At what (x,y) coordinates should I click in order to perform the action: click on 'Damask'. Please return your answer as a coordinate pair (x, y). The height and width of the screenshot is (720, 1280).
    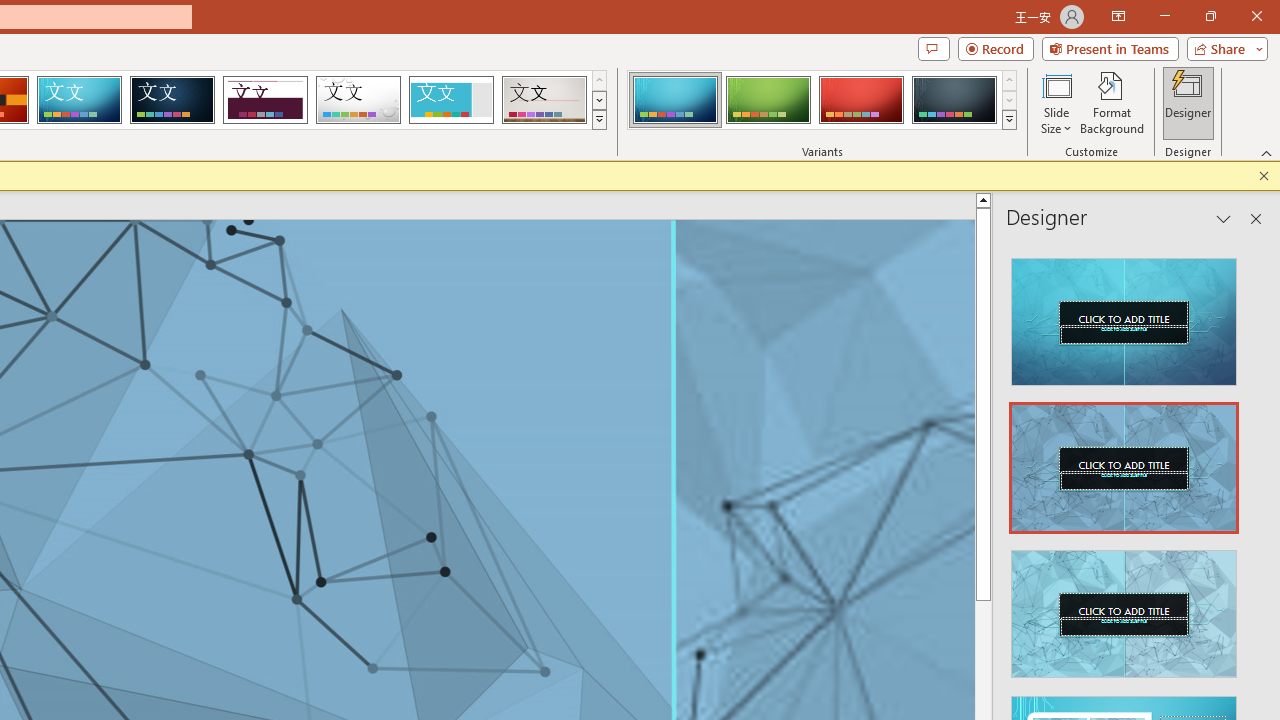
    Looking at the image, I should click on (172, 100).